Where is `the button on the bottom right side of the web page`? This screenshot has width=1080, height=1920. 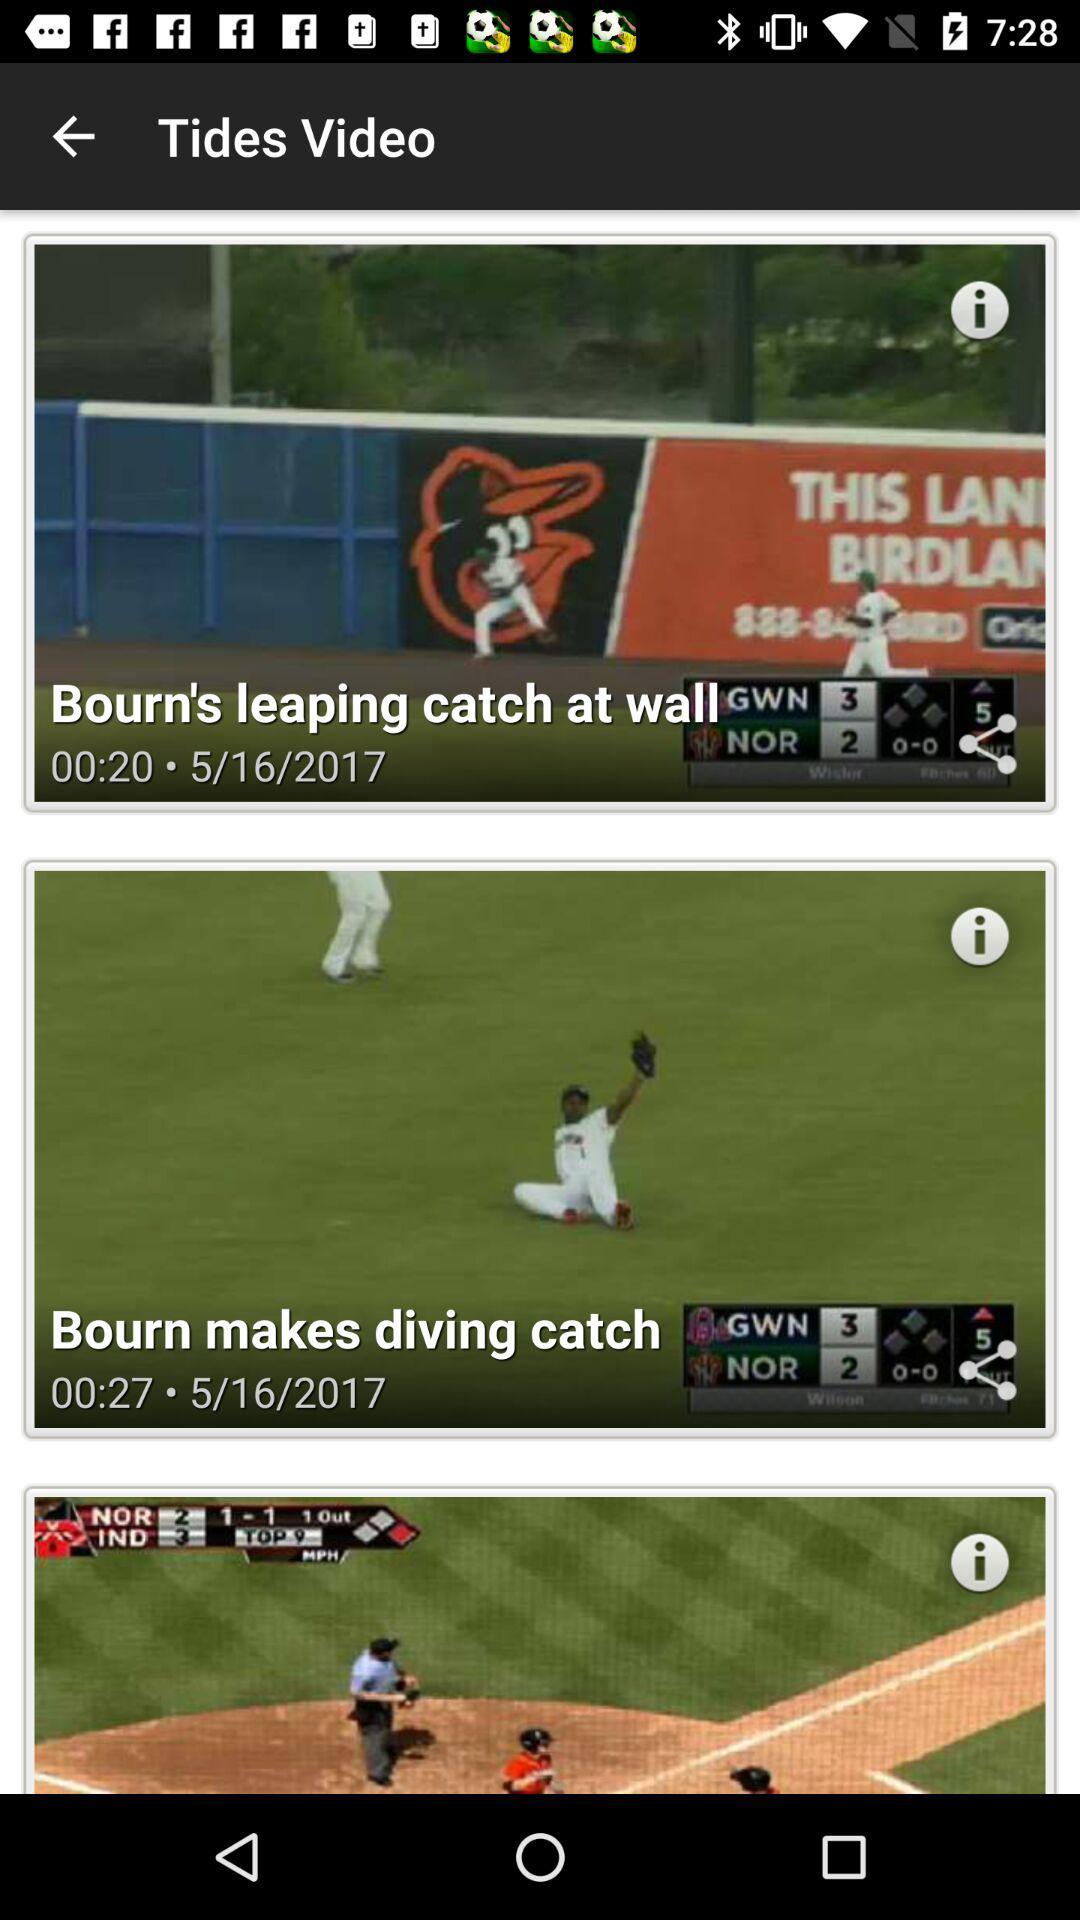
the button on the bottom right side of the web page is located at coordinates (978, 1561).